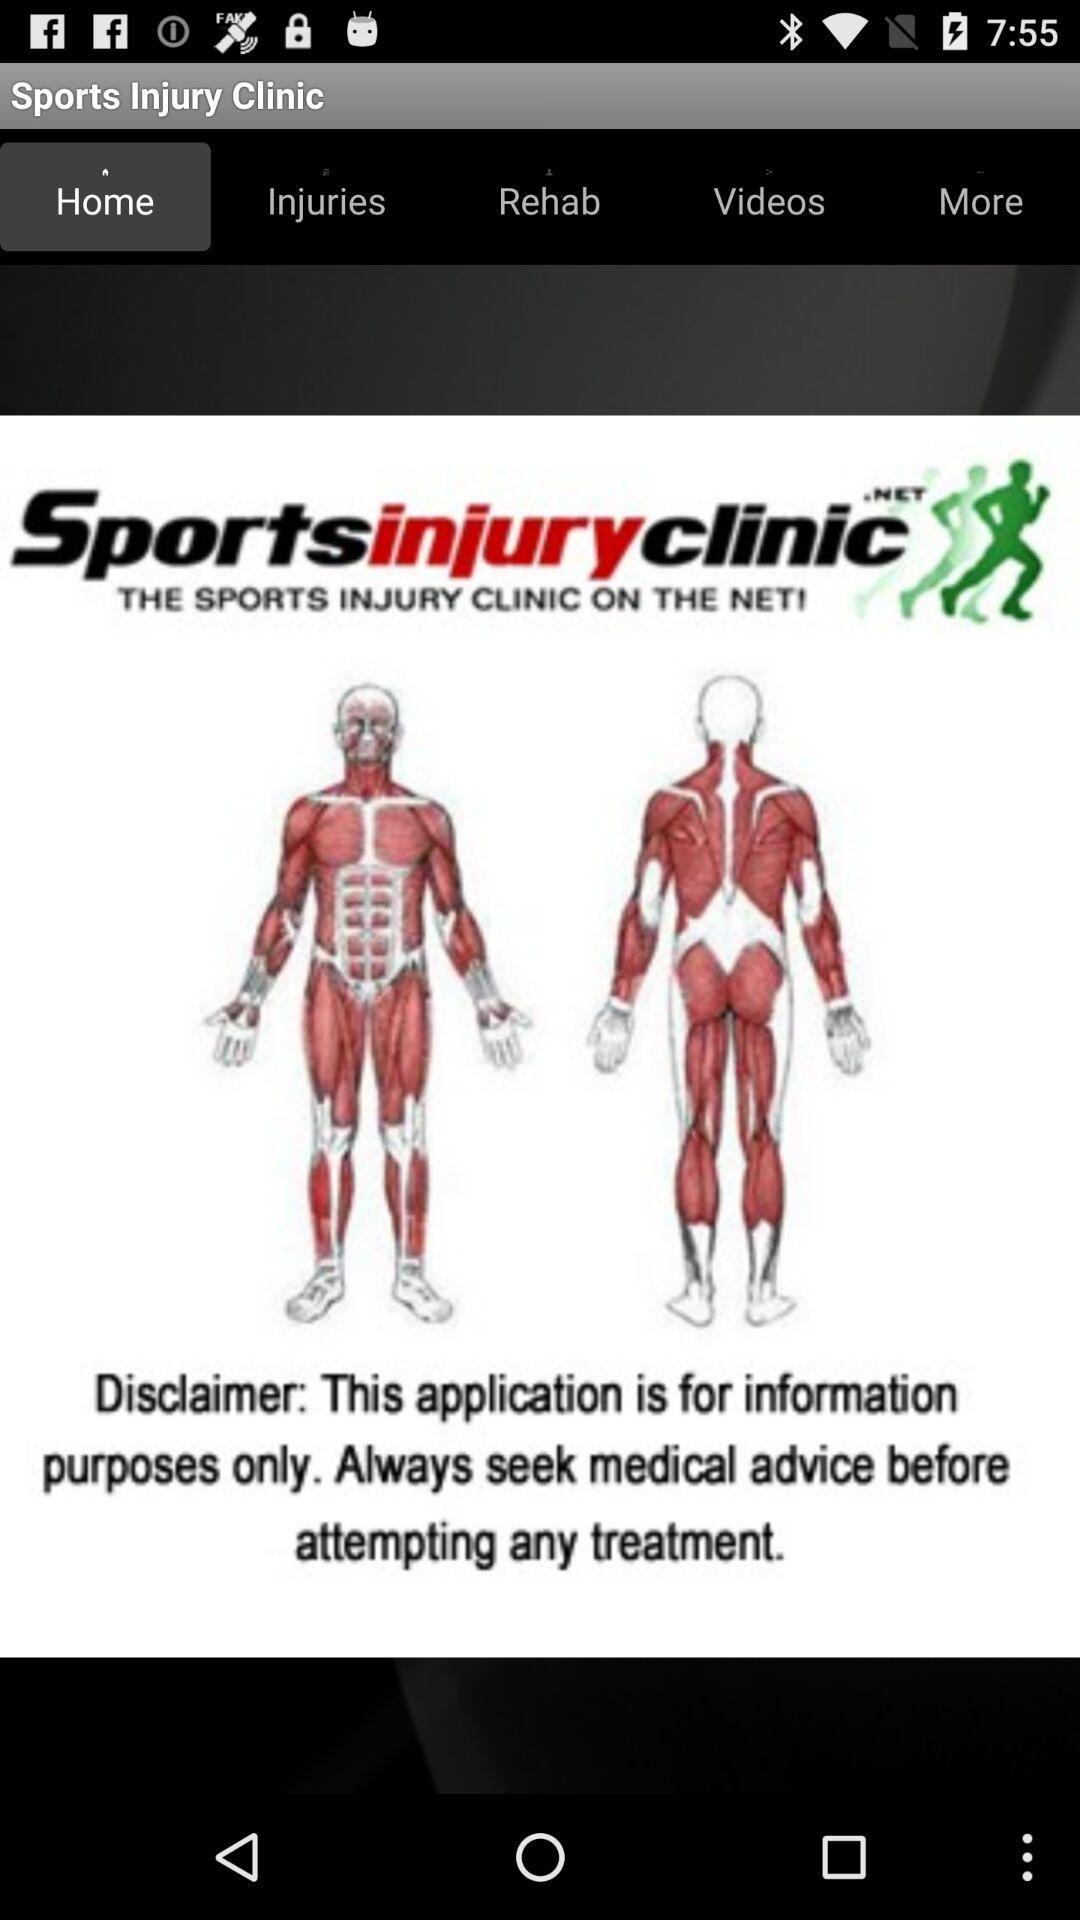 Image resolution: width=1080 pixels, height=1920 pixels. Describe the element at coordinates (979, 196) in the screenshot. I see `button to the right of videos icon` at that location.